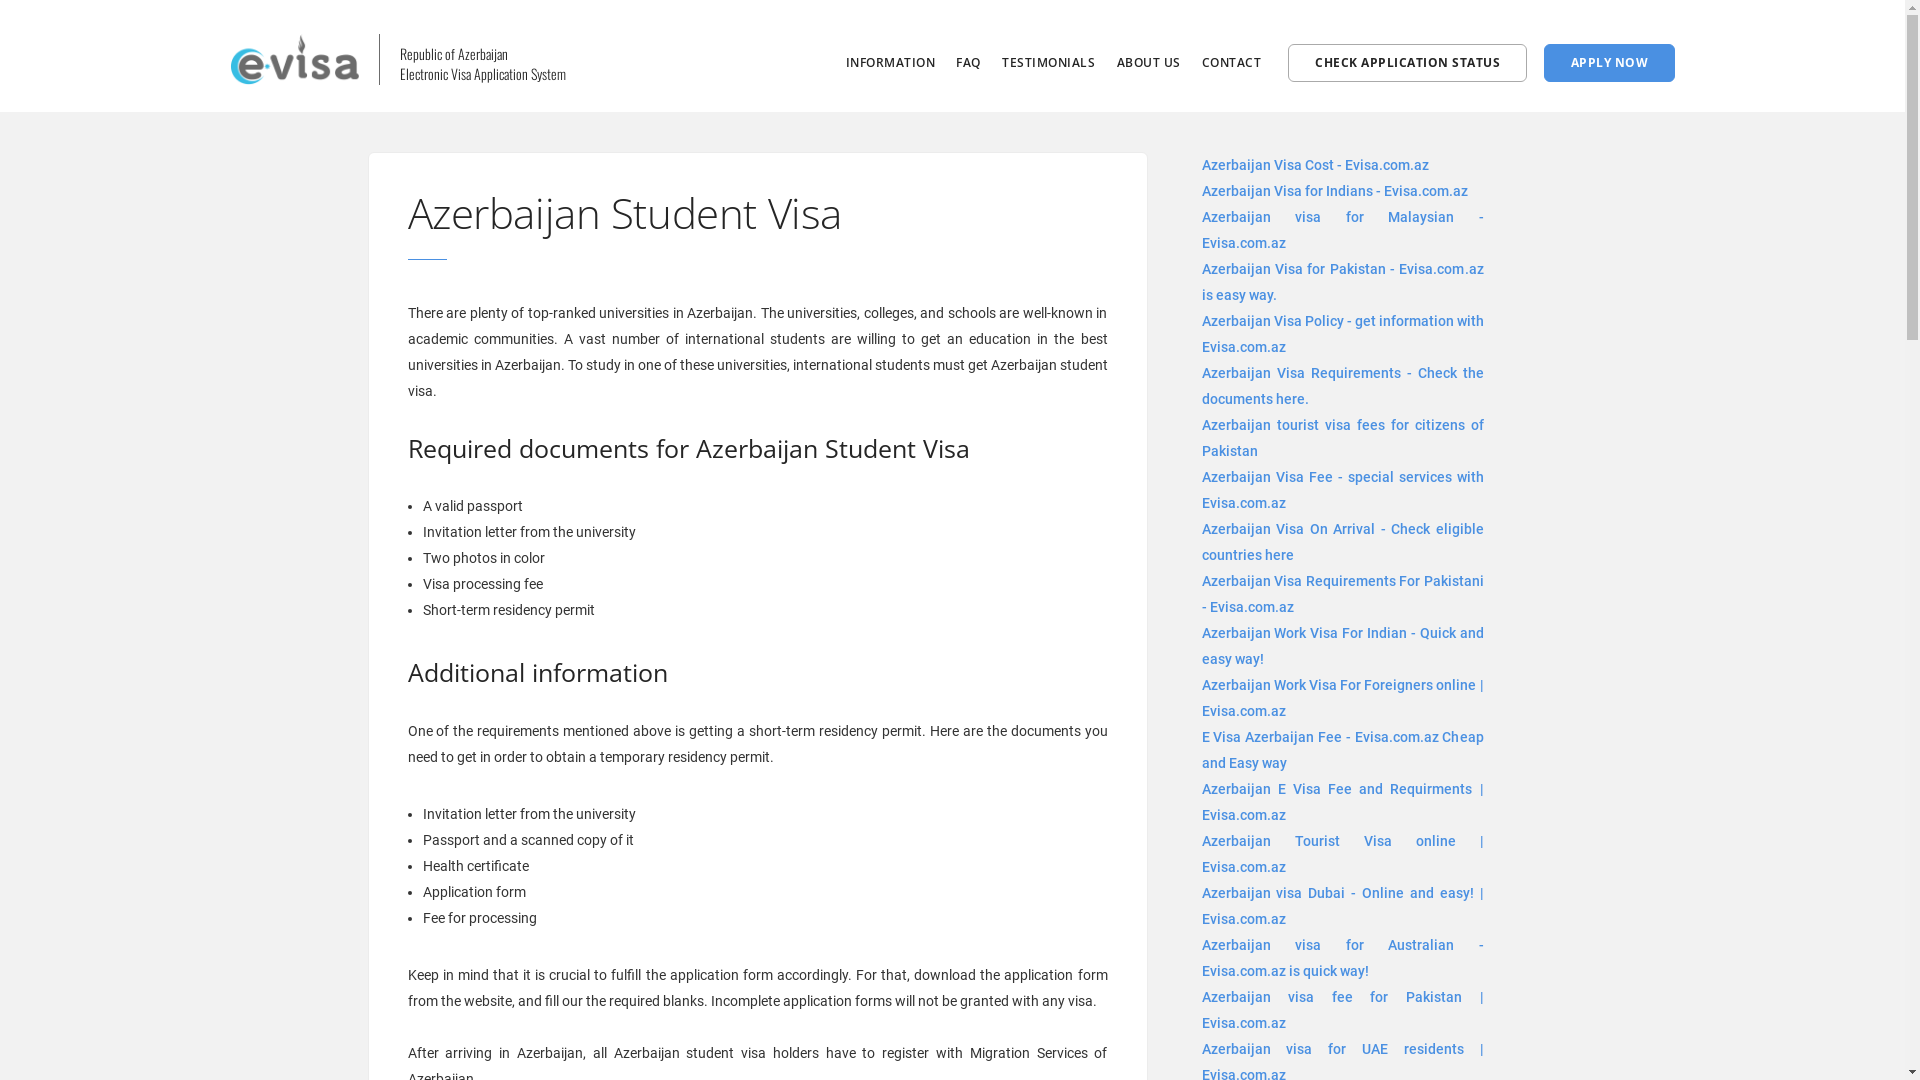 The height and width of the screenshot is (1080, 1920). I want to click on 'INFORMATION', so click(890, 61).